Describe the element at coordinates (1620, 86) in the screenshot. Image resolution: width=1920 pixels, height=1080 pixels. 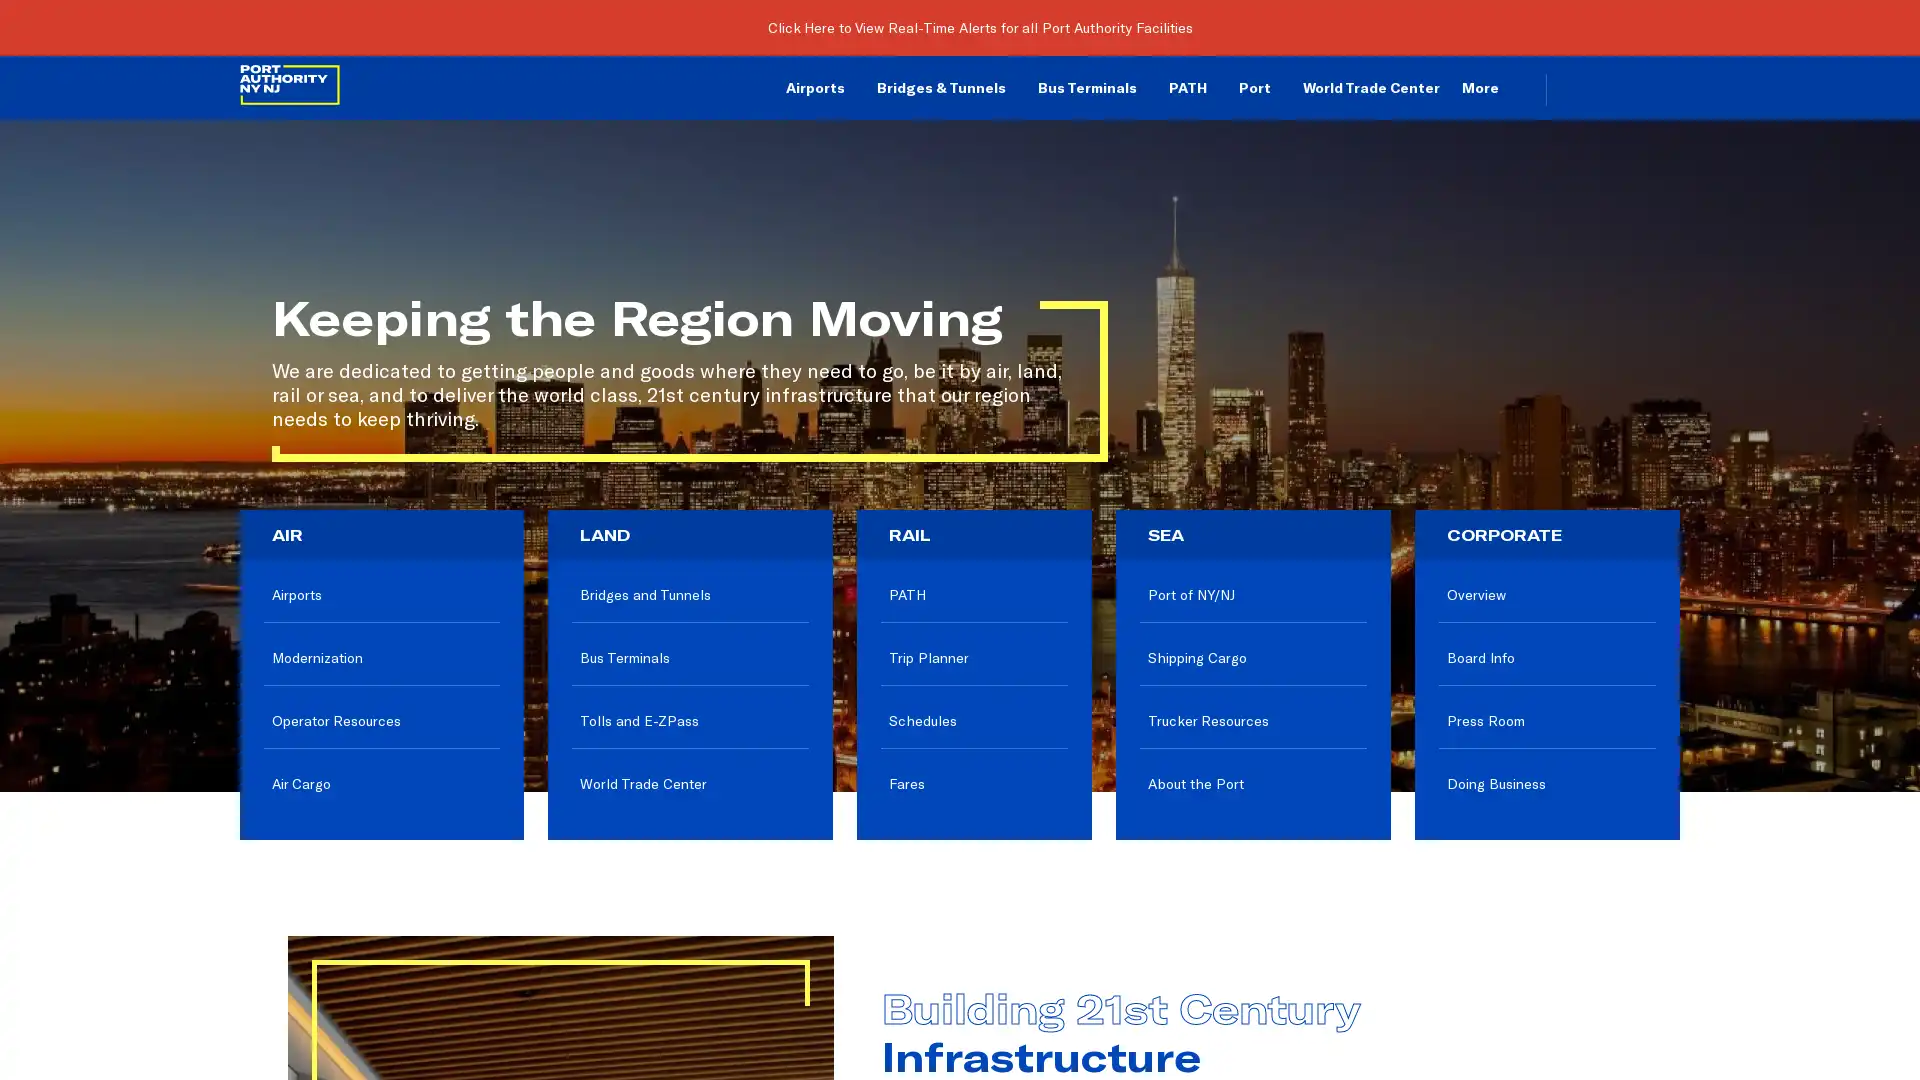
I see `Accessibility` at that location.